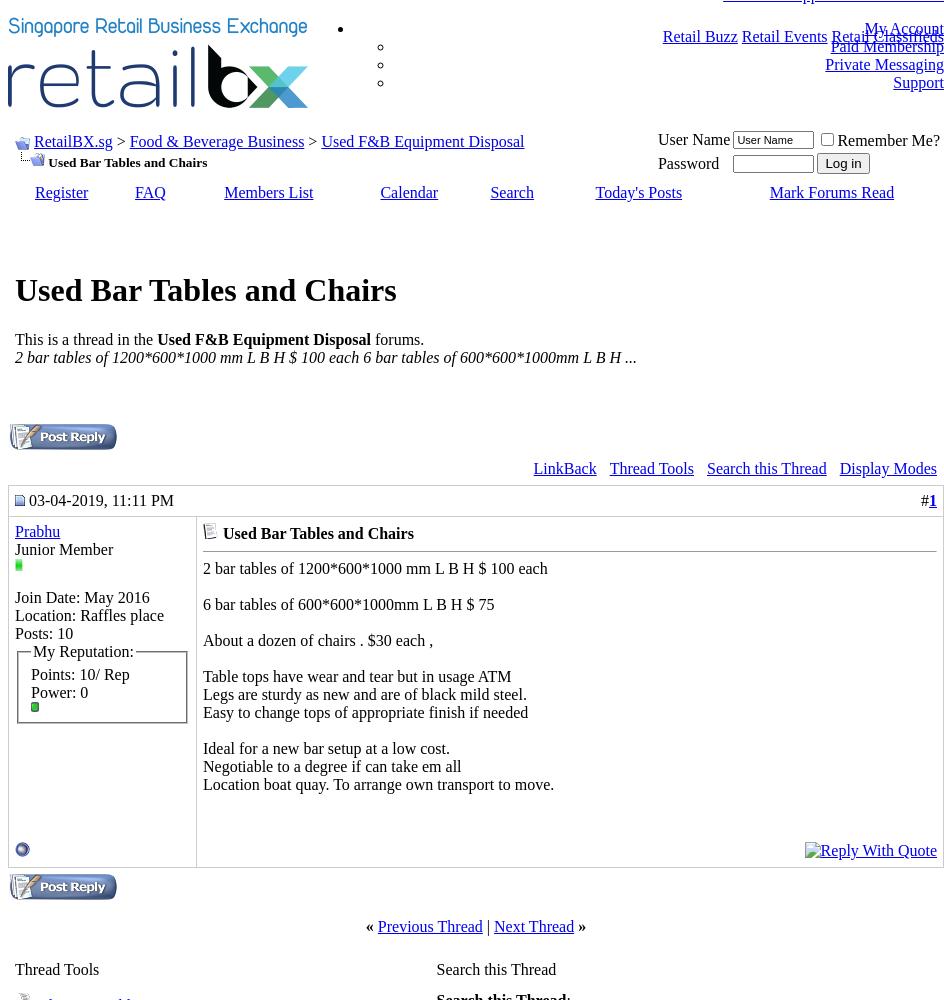  Describe the element at coordinates (98, 498) in the screenshot. I see `'03-04-2019, 11:11 PM'` at that location.